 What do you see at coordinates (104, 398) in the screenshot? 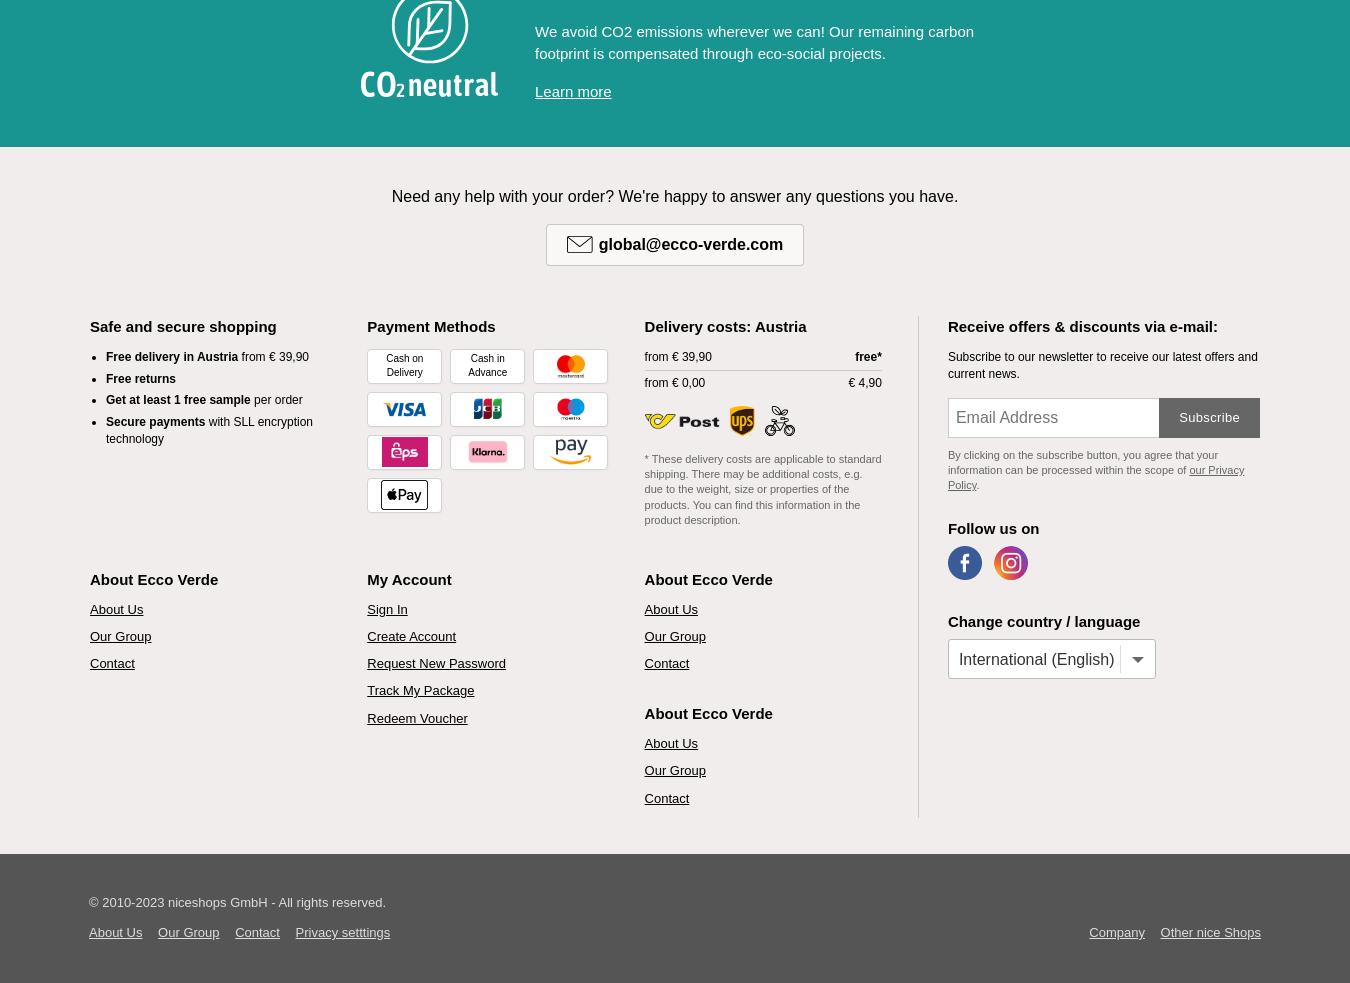
I see `'Get at least 1 free sample'` at bounding box center [104, 398].